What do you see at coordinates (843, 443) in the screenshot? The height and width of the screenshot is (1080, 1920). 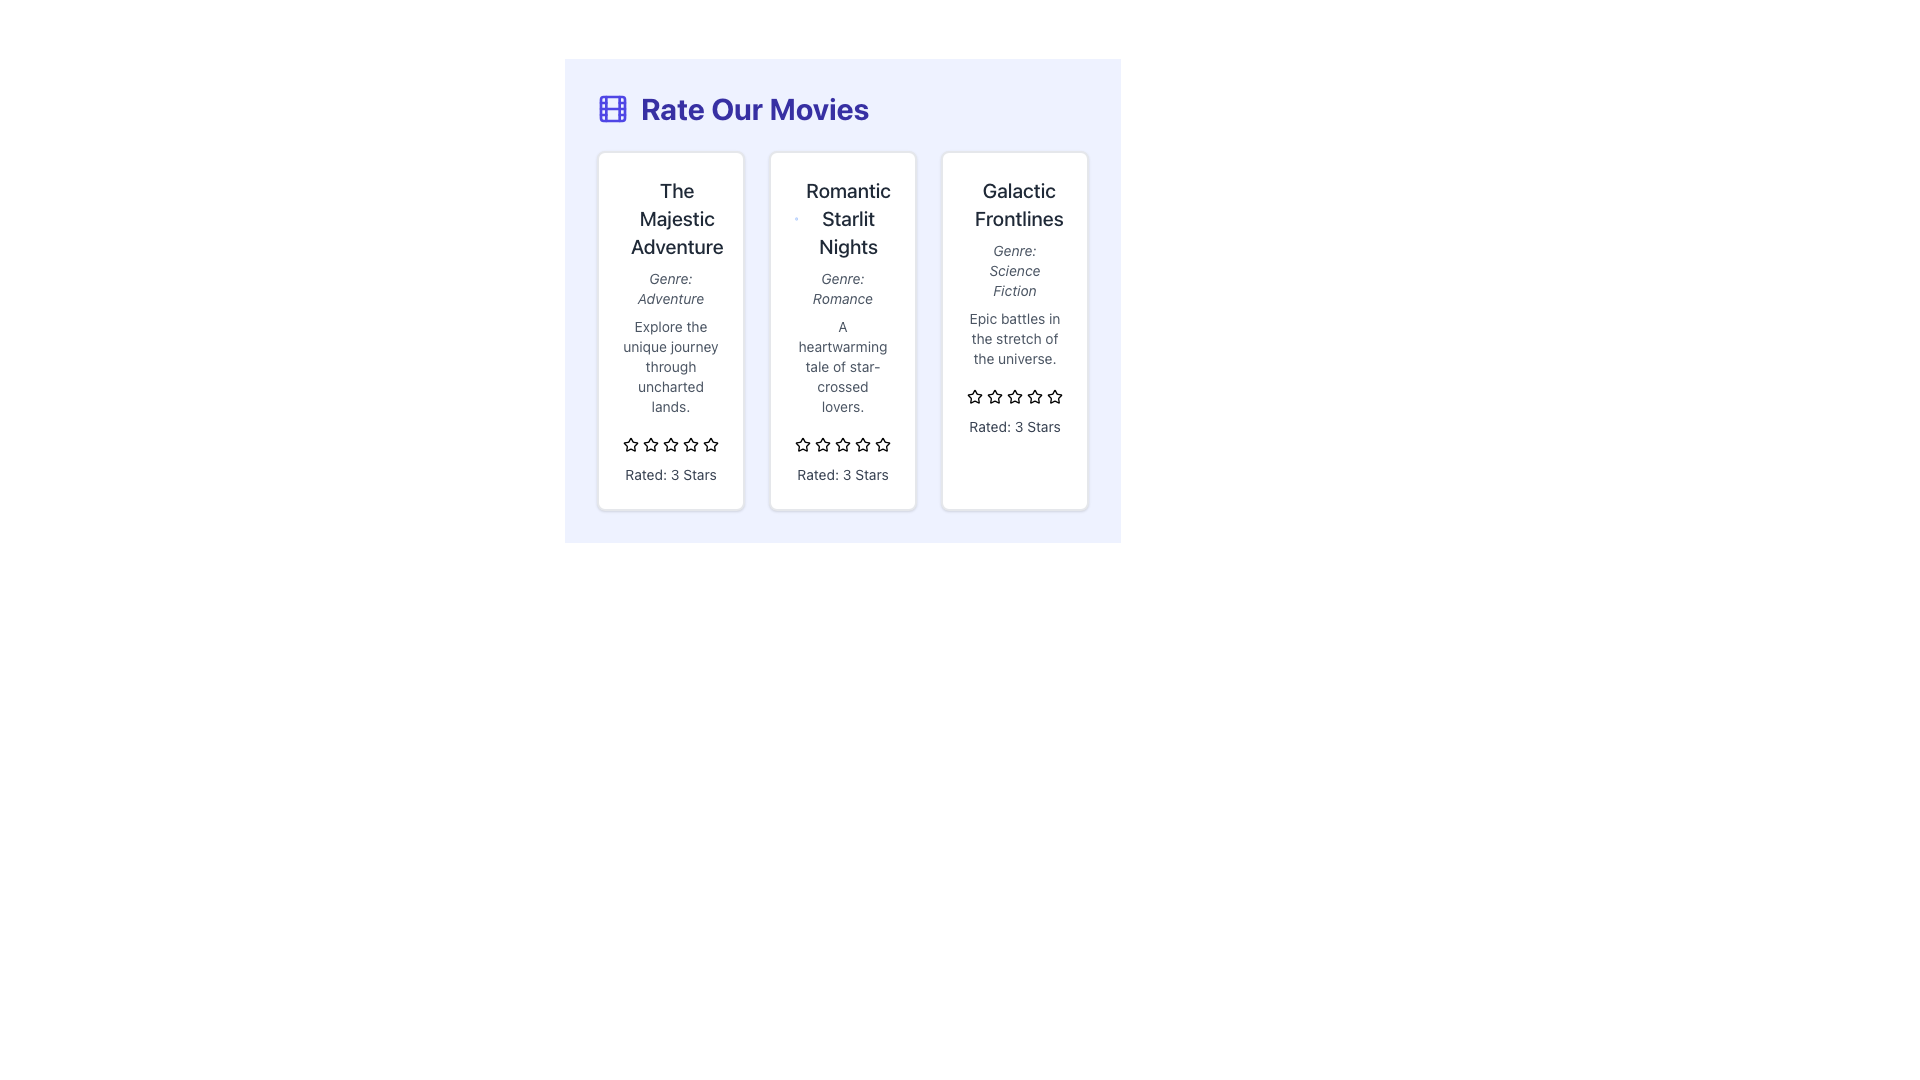 I see `the current state of the fifth star icon in the 'Romantic Starlit Nights' section, which contributes to the rating display` at bounding box center [843, 443].